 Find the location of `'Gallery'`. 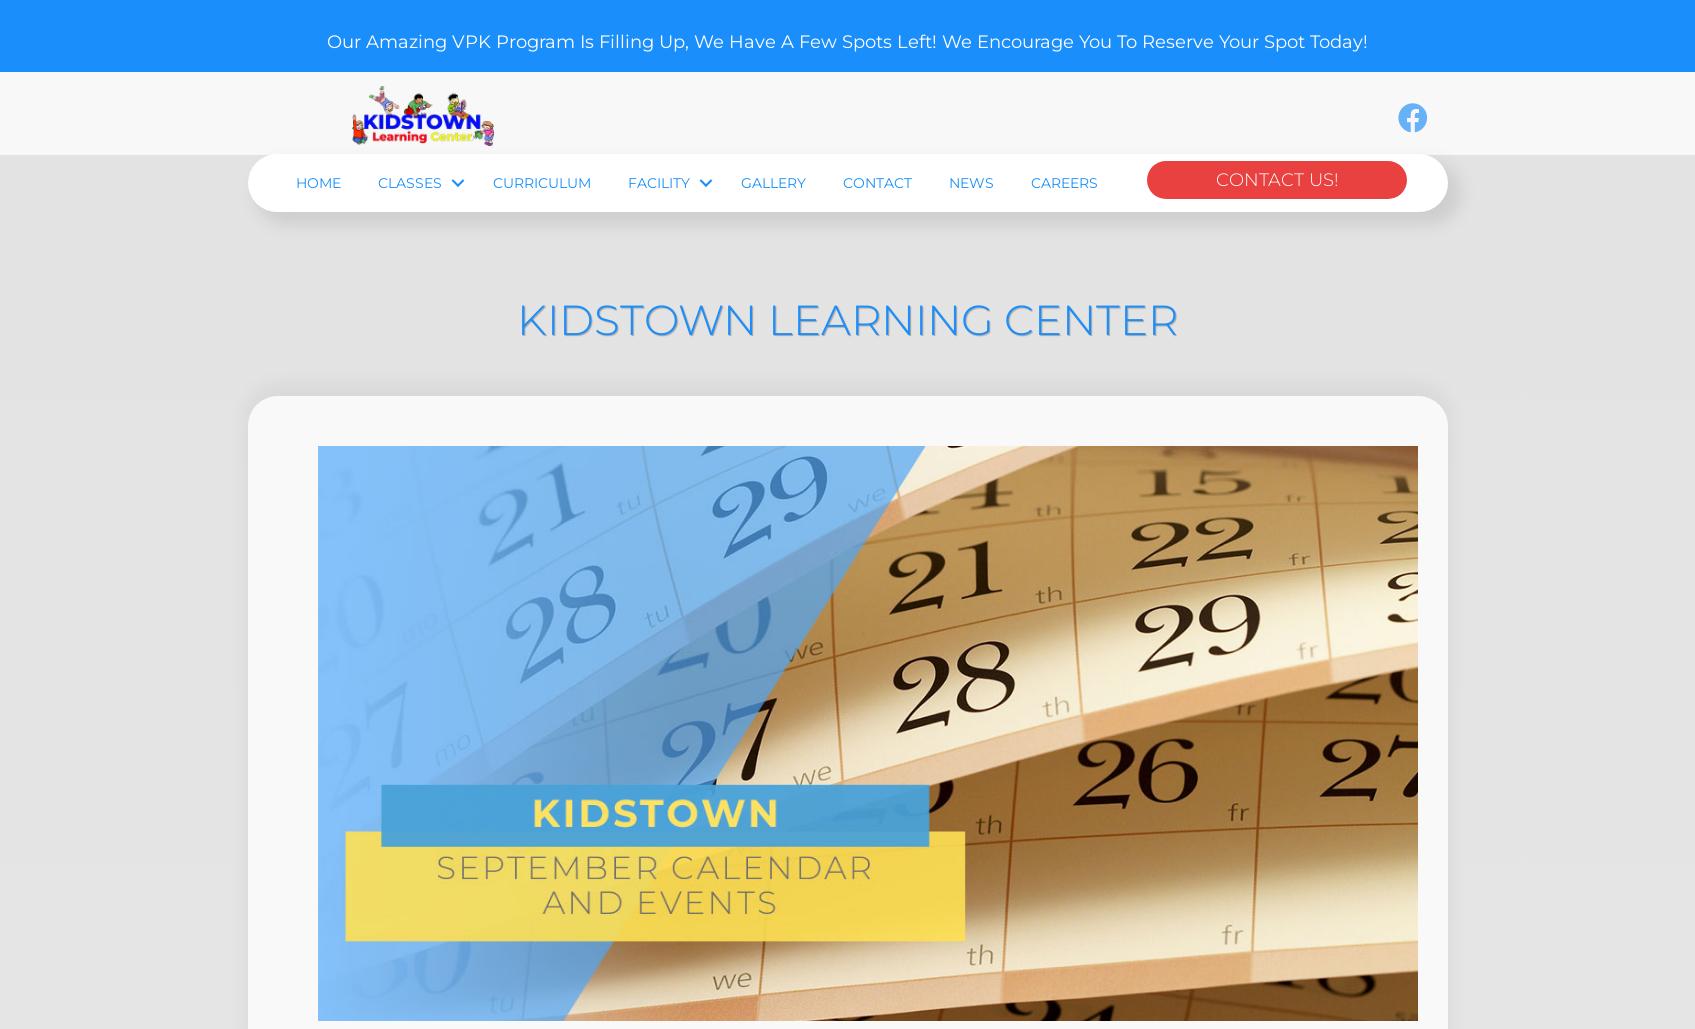

'Gallery' is located at coordinates (740, 296).